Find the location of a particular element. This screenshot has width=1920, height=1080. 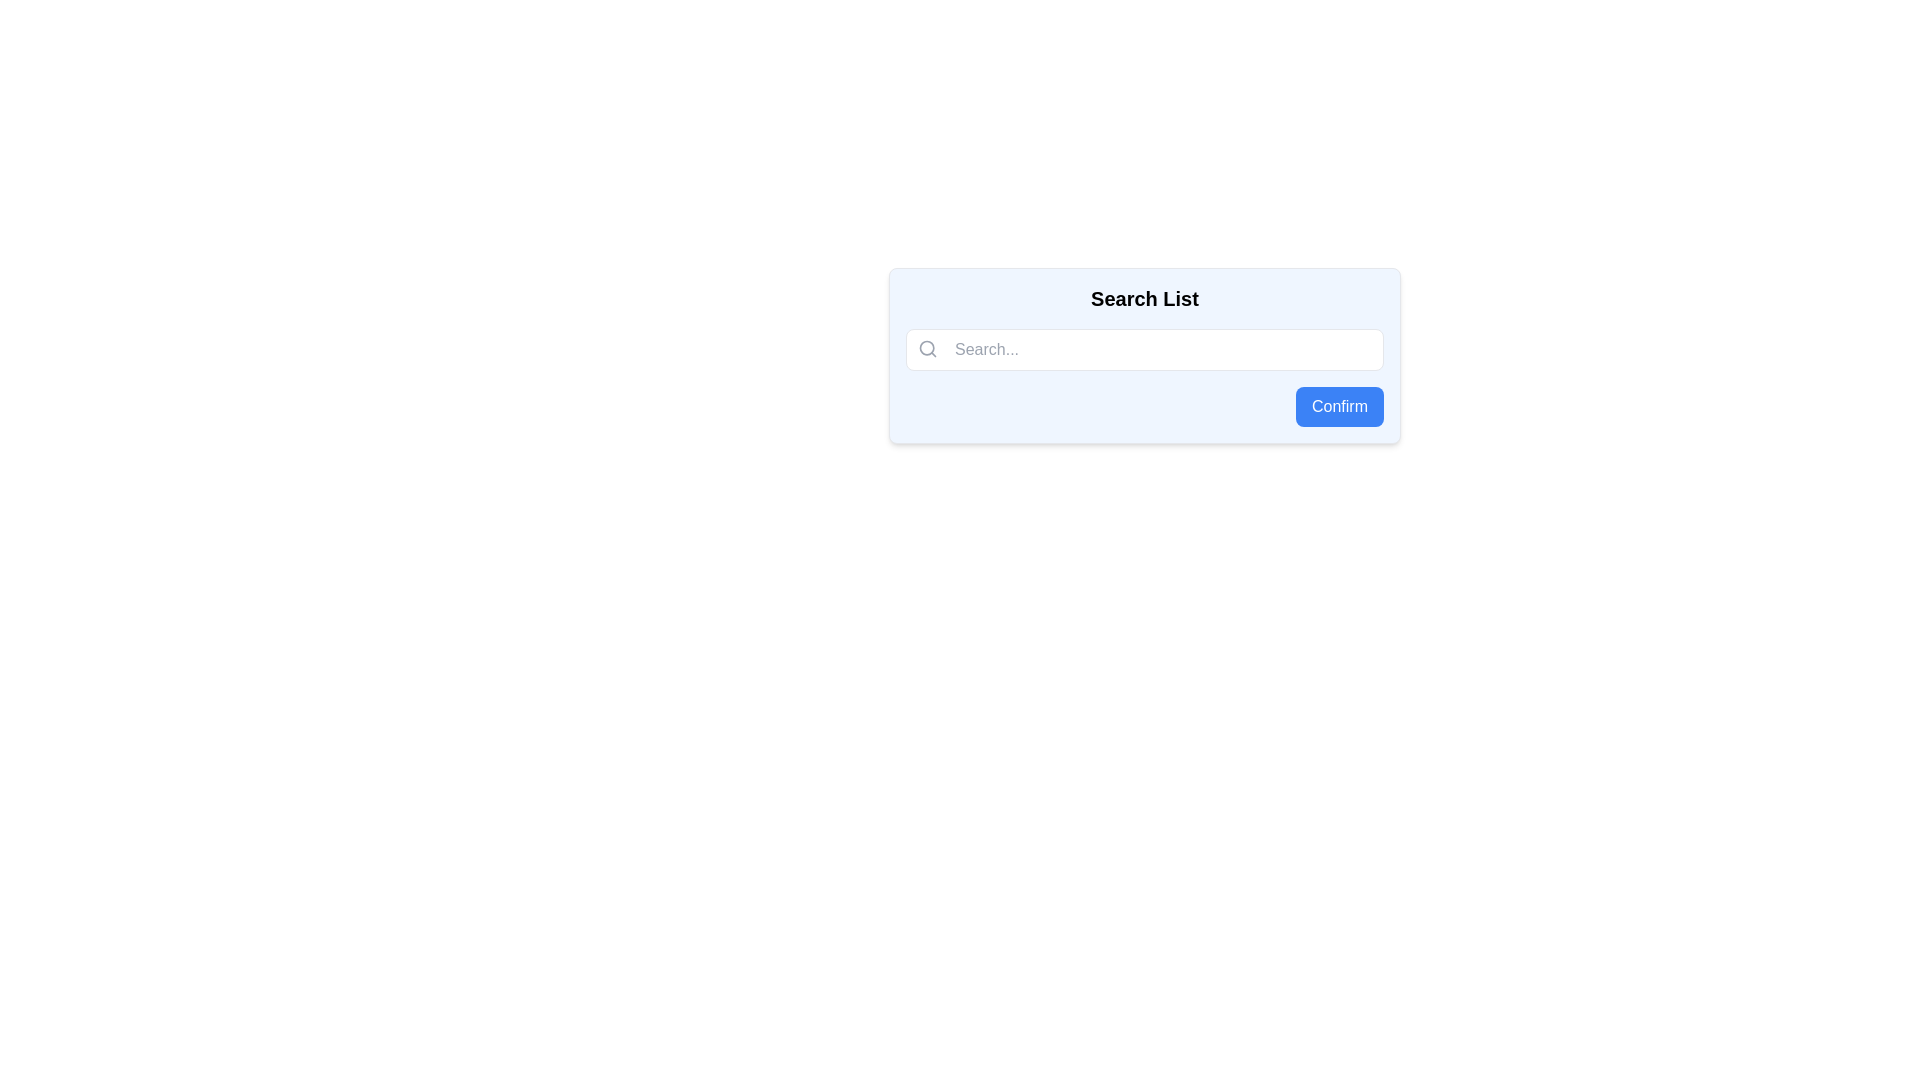

the magnifying glass icon located at the left end of the search bar, next to the placeholder text 'Search...' is located at coordinates (926, 347).